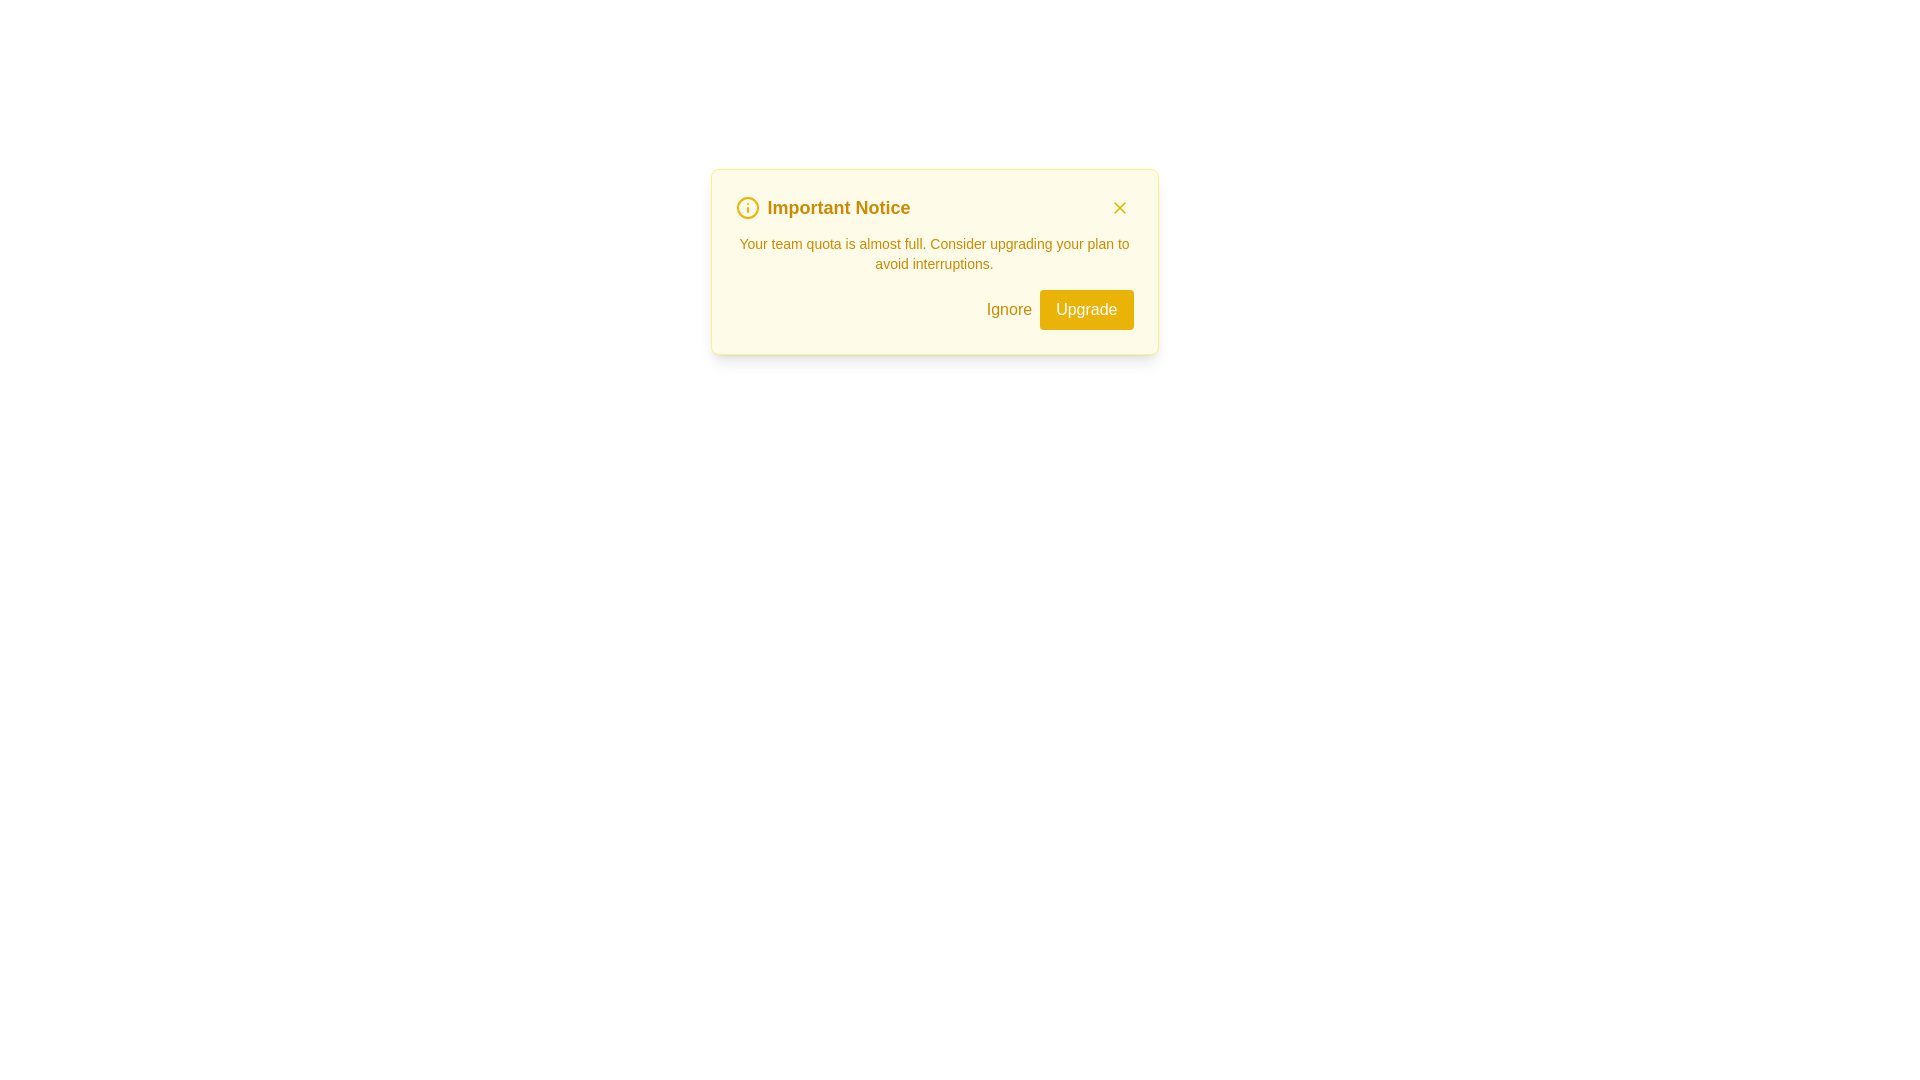  What do you see at coordinates (1118, 208) in the screenshot?
I see `the close button located in the top-right corner of the yellow notification box, which serves to dismiss the notification` at bounding box center [1118, 208].